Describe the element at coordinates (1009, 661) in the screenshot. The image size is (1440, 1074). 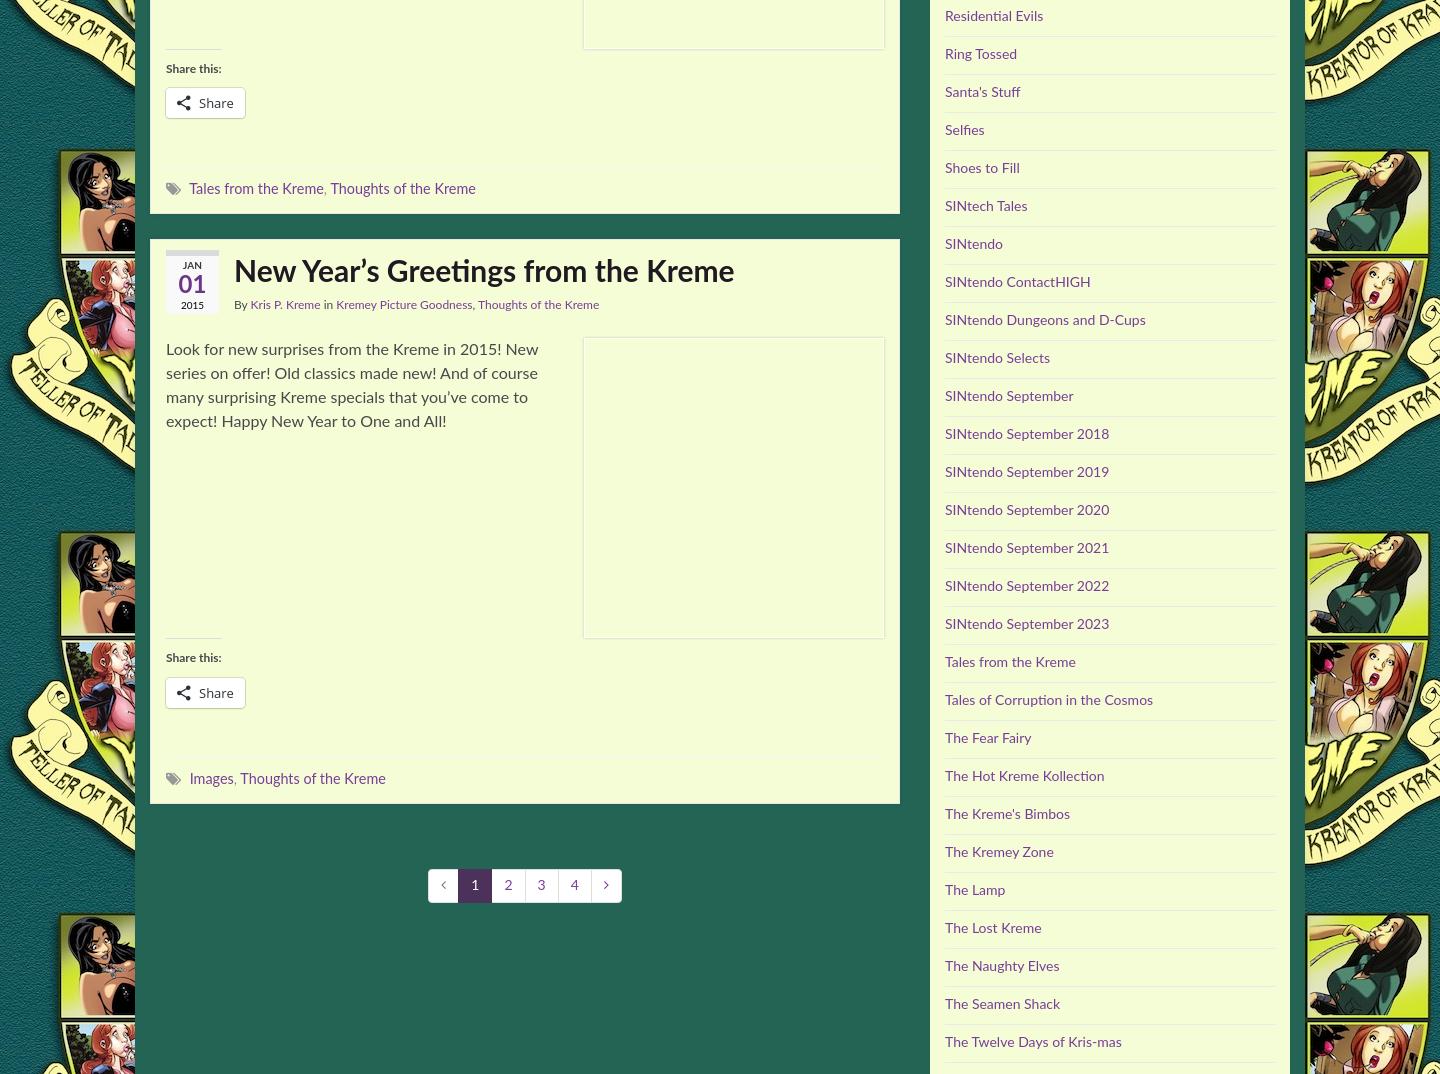
I see `'Tales from the Kreme'` at that location.